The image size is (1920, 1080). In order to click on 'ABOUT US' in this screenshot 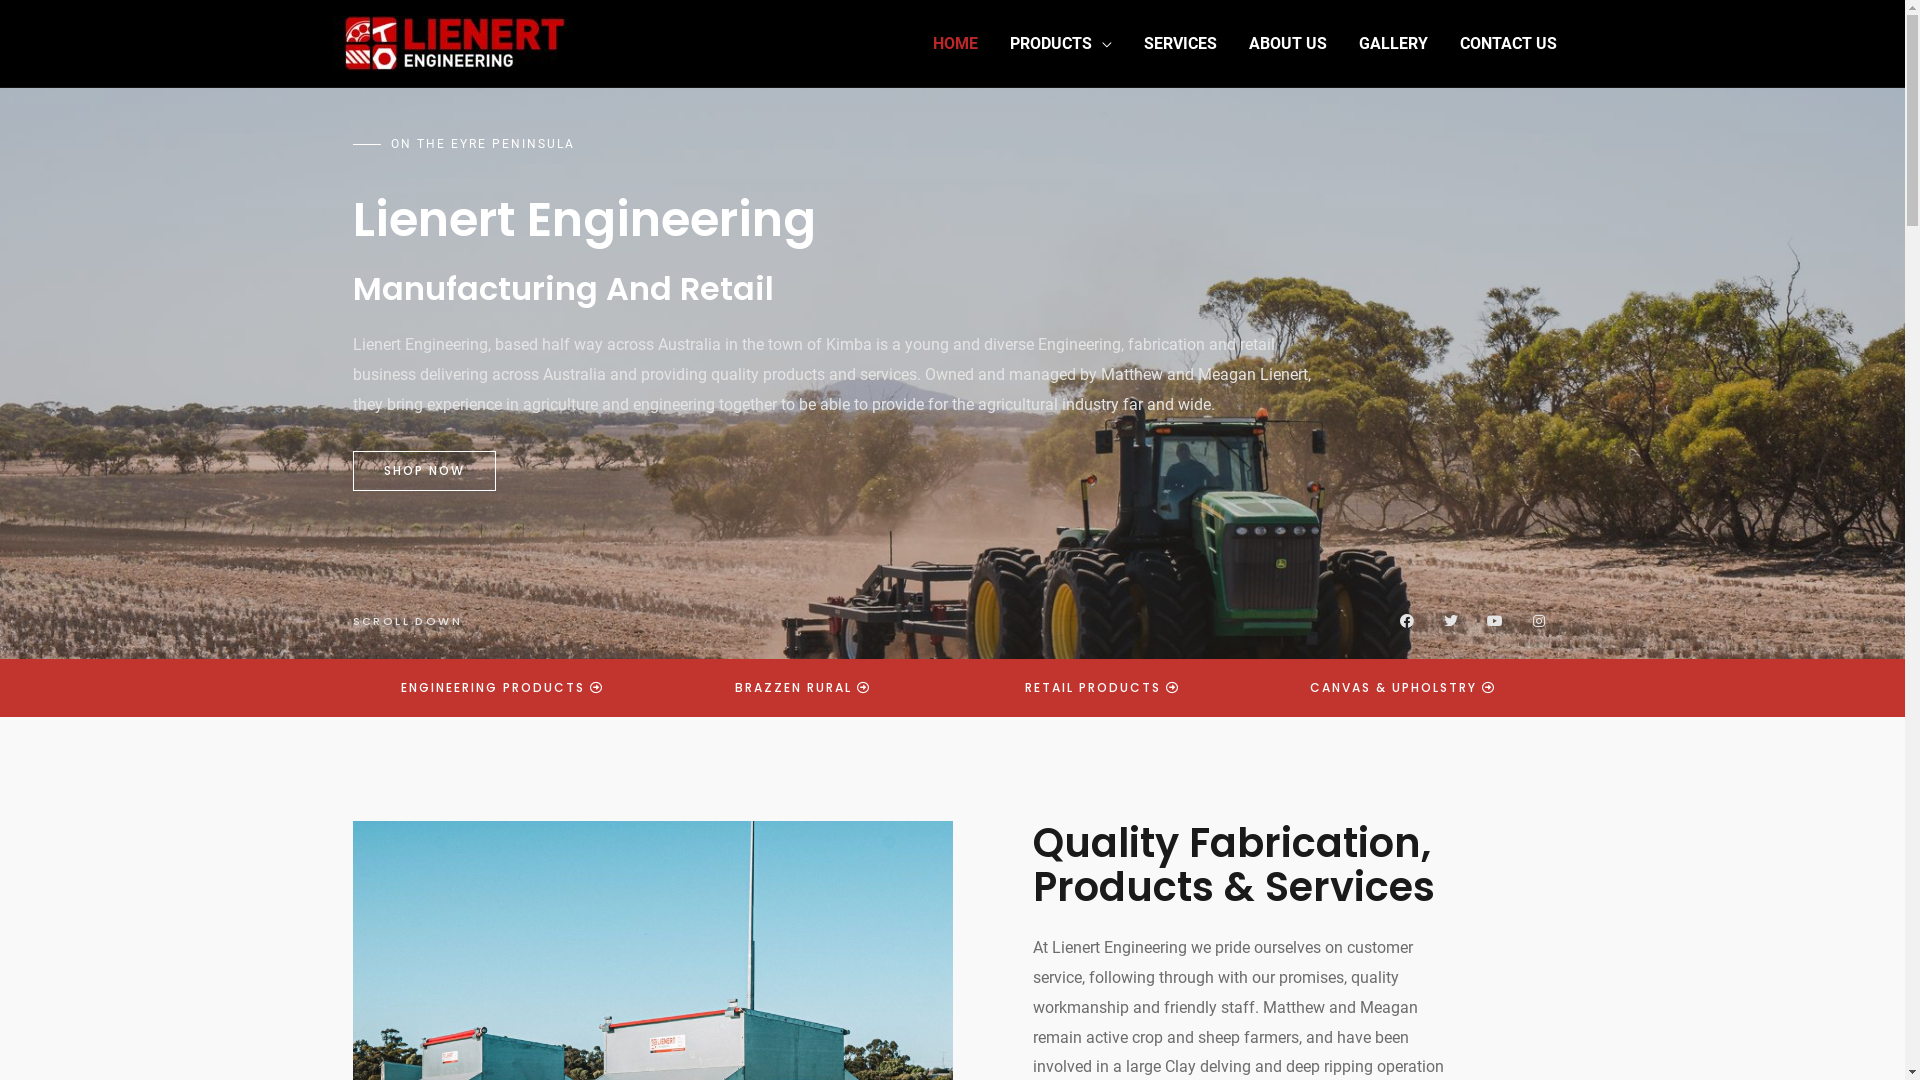, I will do `click(1286, 43)`.